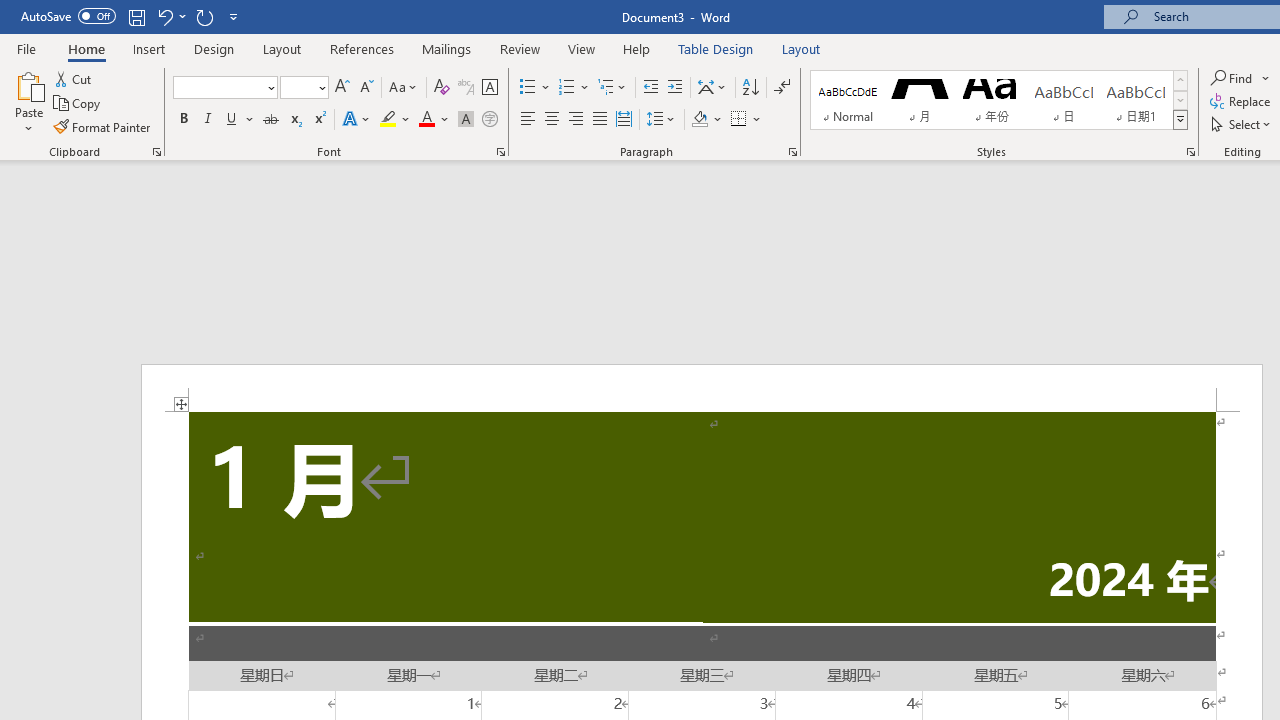 The height and width of the screenshot is (720, 1280). I want to click on 'Distributed', so click(623, 119).